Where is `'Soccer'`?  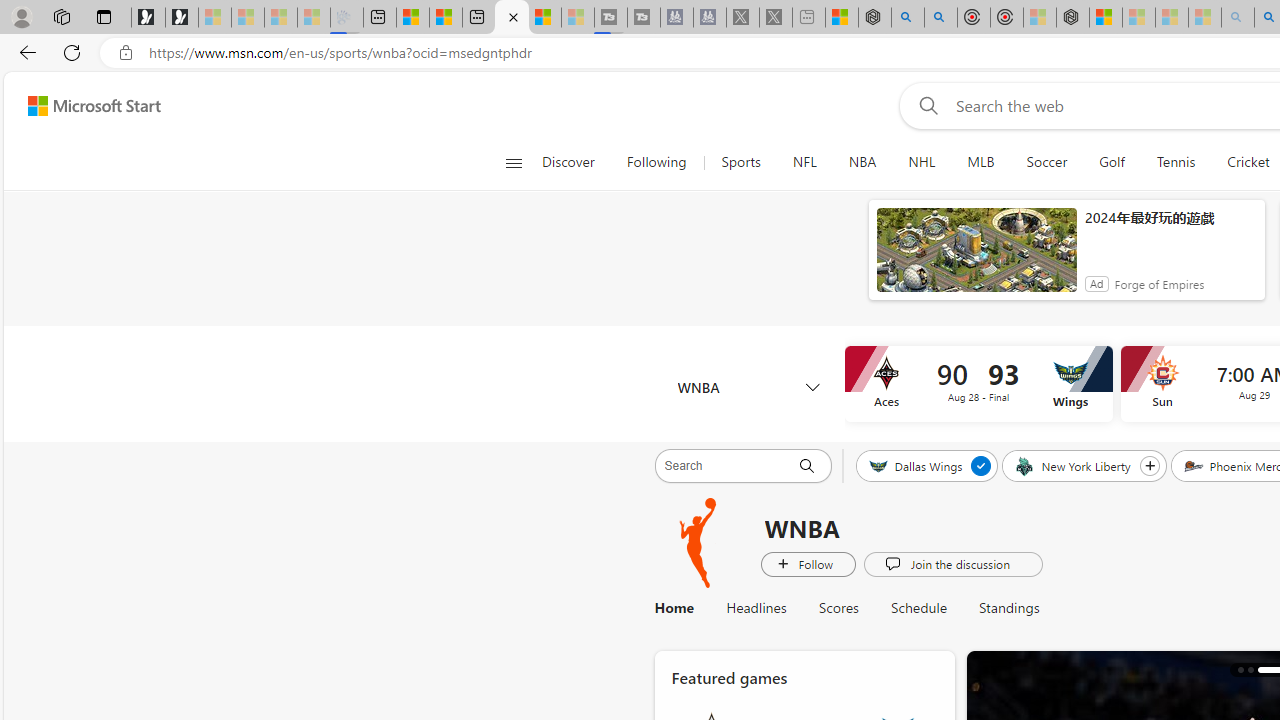
'Soccer' is located at coordinates (1046, 162).